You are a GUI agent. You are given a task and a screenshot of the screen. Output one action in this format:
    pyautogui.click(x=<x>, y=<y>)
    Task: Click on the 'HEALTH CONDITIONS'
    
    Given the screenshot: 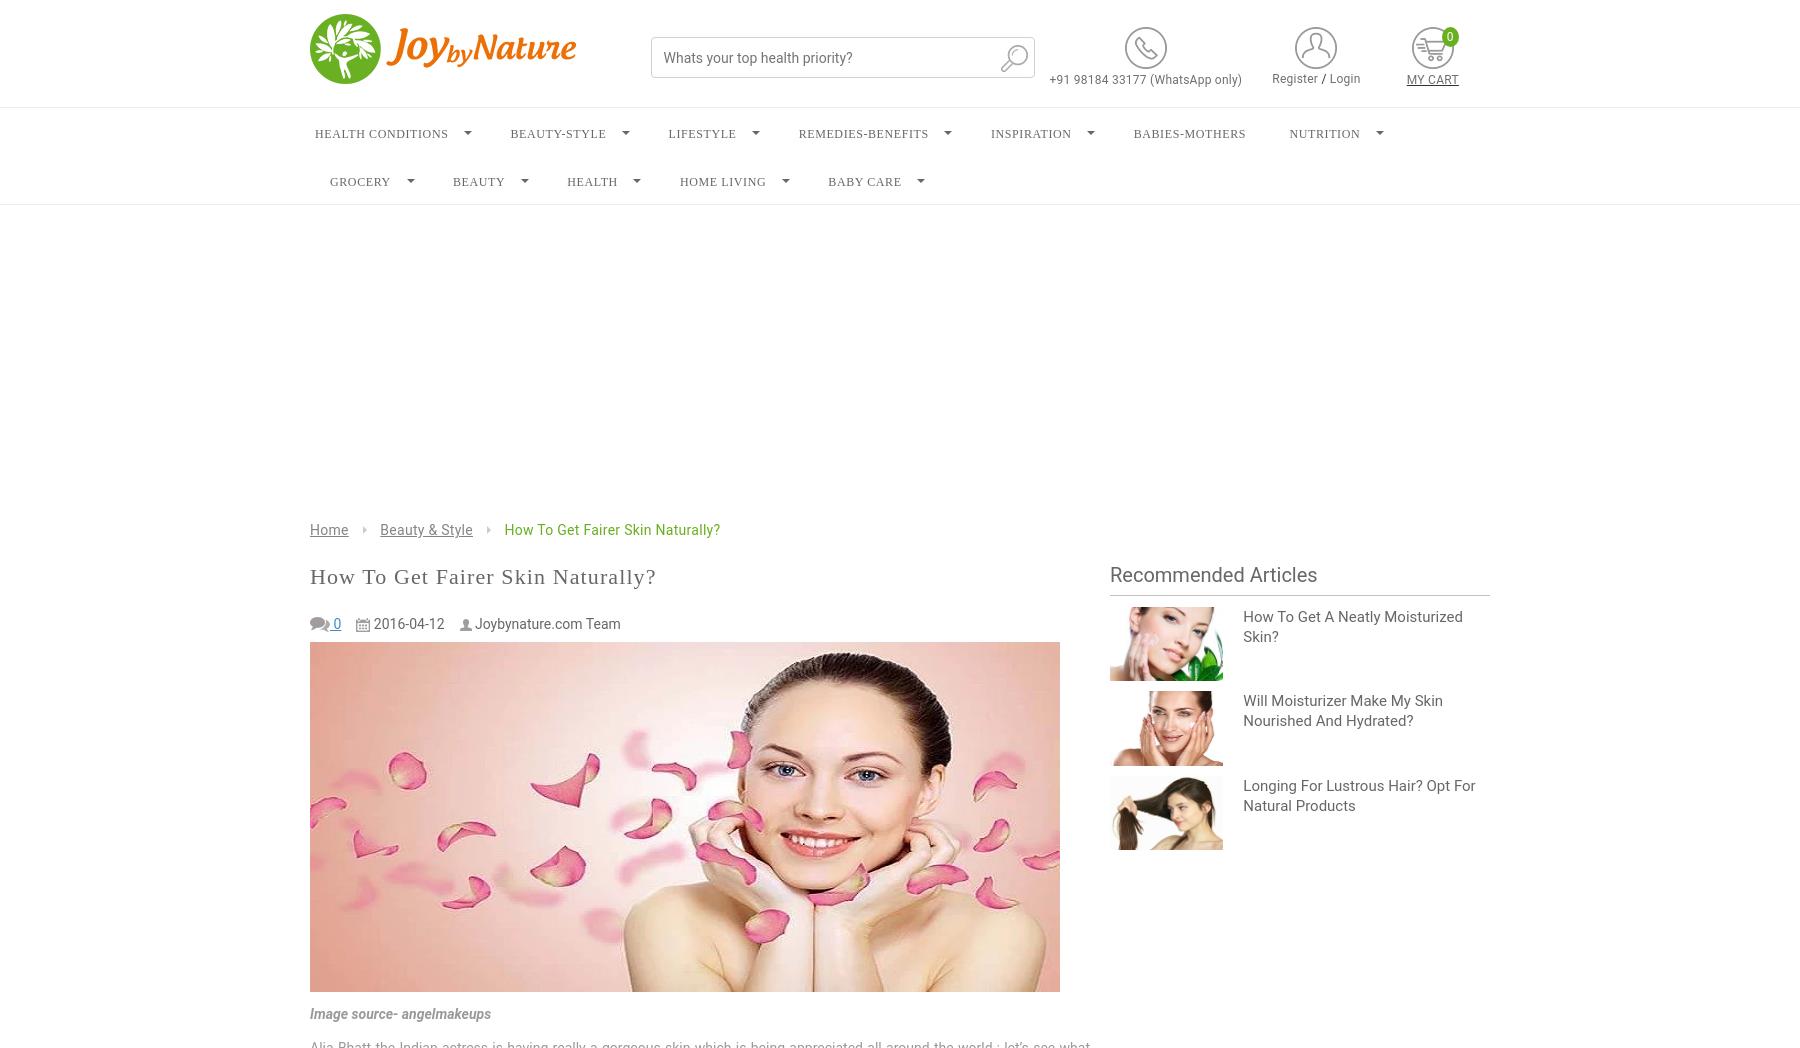 What is the action you would take?
    pyautogui.click(x=381, y=134)
    